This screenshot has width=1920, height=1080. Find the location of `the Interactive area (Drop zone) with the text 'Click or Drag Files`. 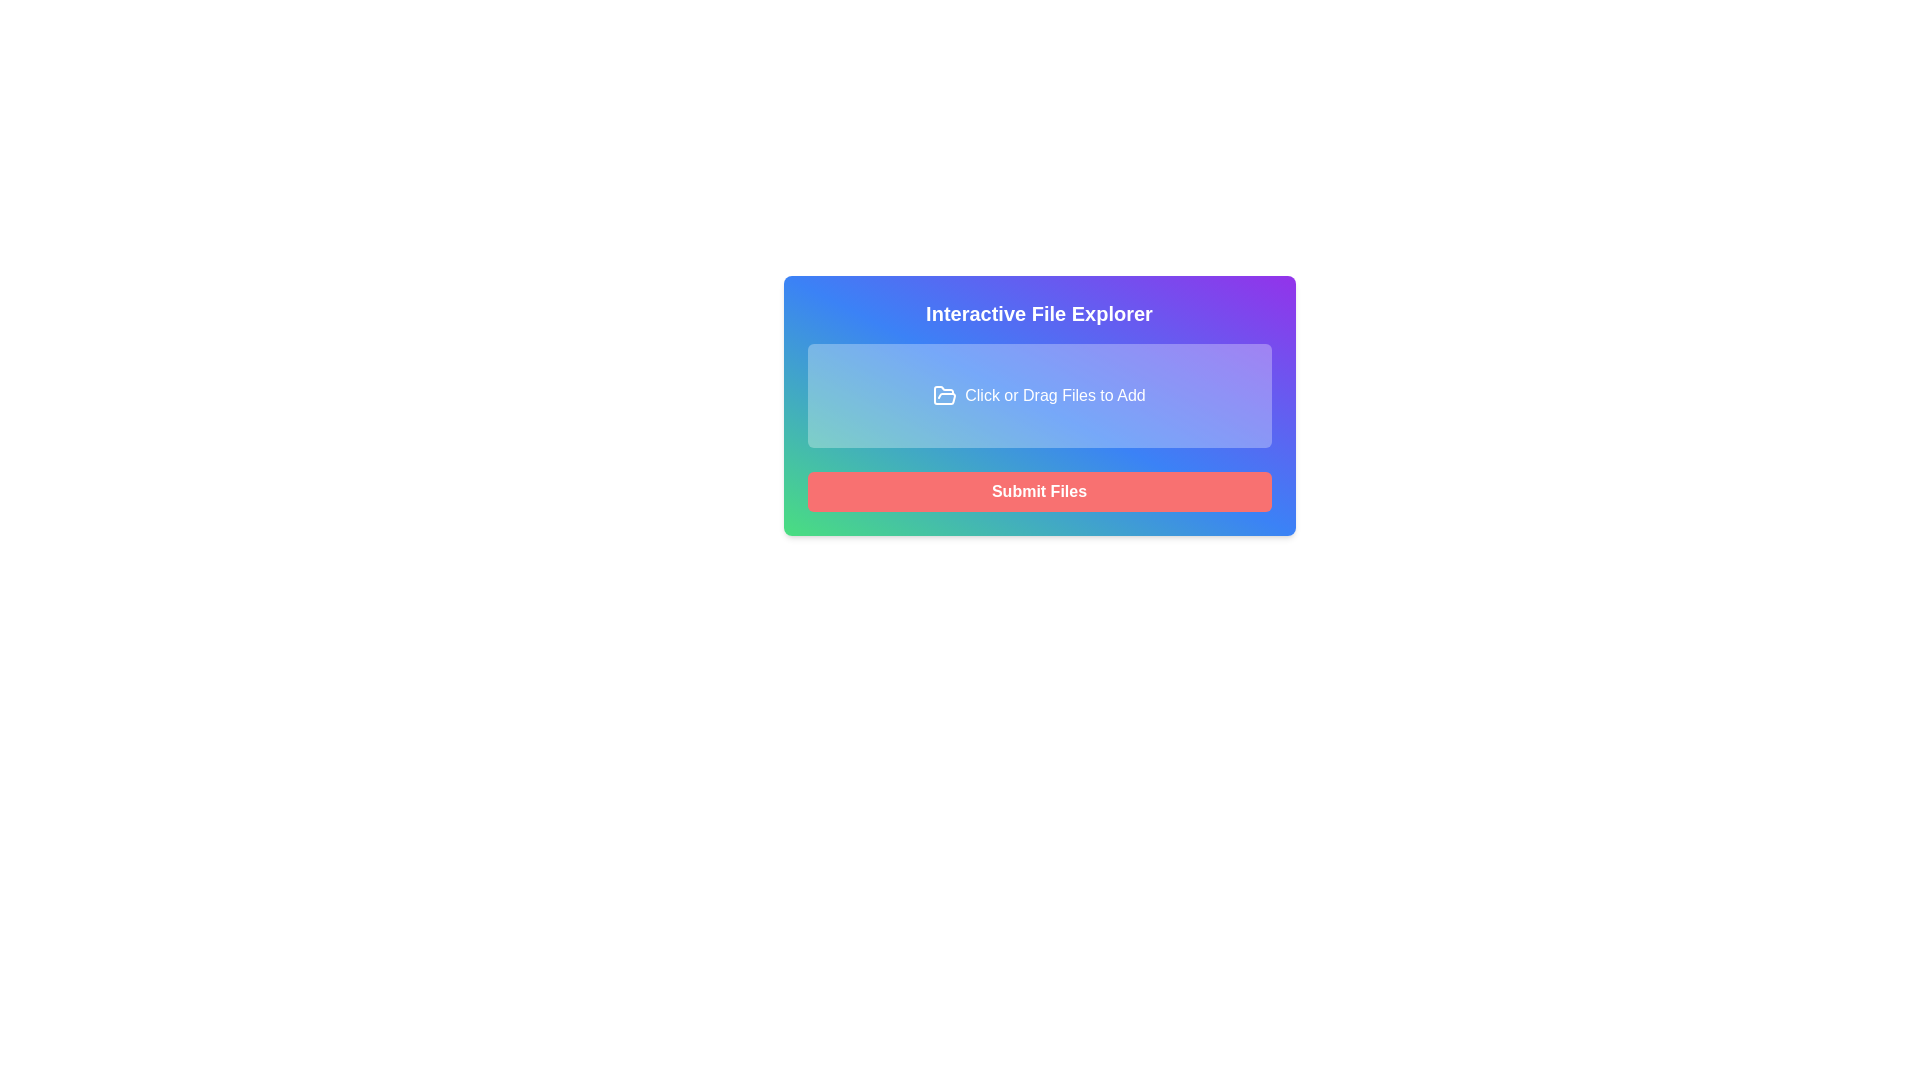

the Interactive area (Drop zone) with the text 'Click or Drag Files is located at coordinates (1039, 405).